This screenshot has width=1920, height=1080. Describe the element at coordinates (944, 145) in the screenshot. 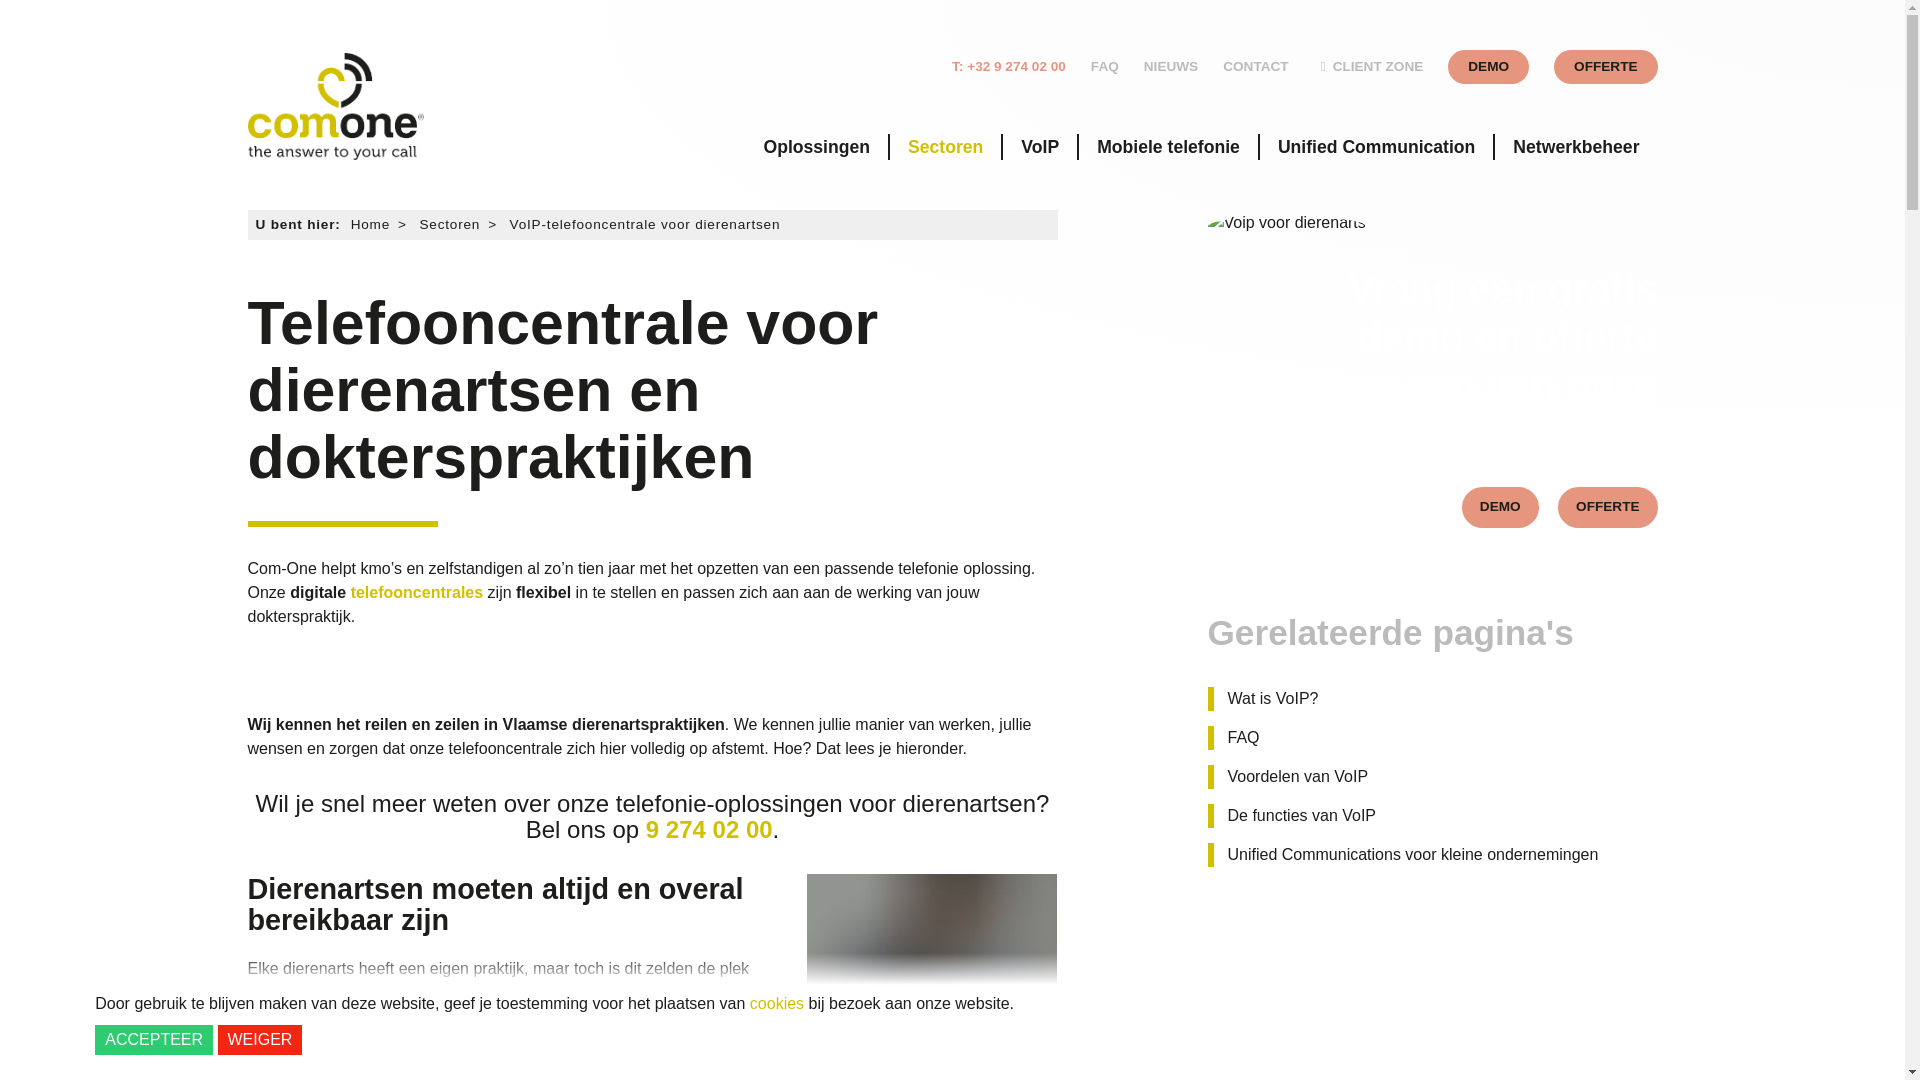

I see `'Sectoren'` at that location.